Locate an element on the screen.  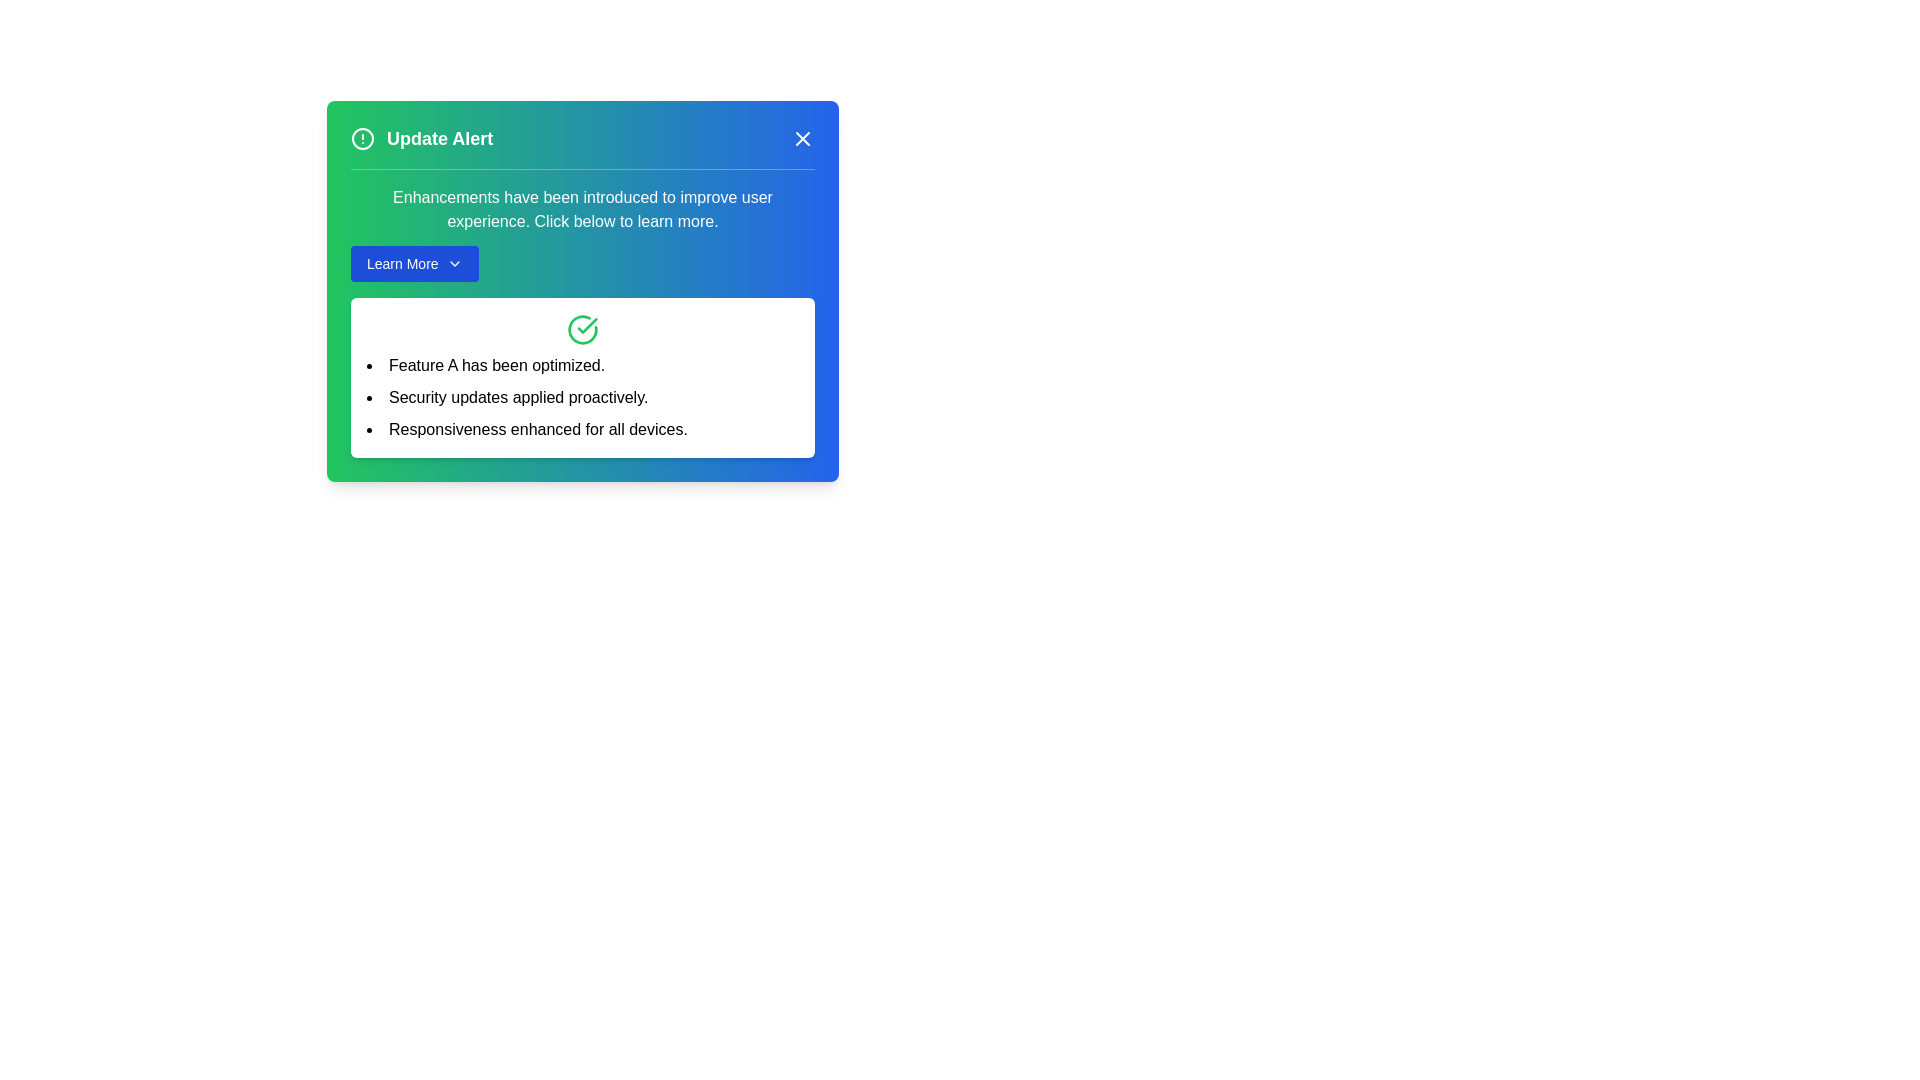
close button (X) on the alert panel to dismiss it is located at coordinates (802, 137).